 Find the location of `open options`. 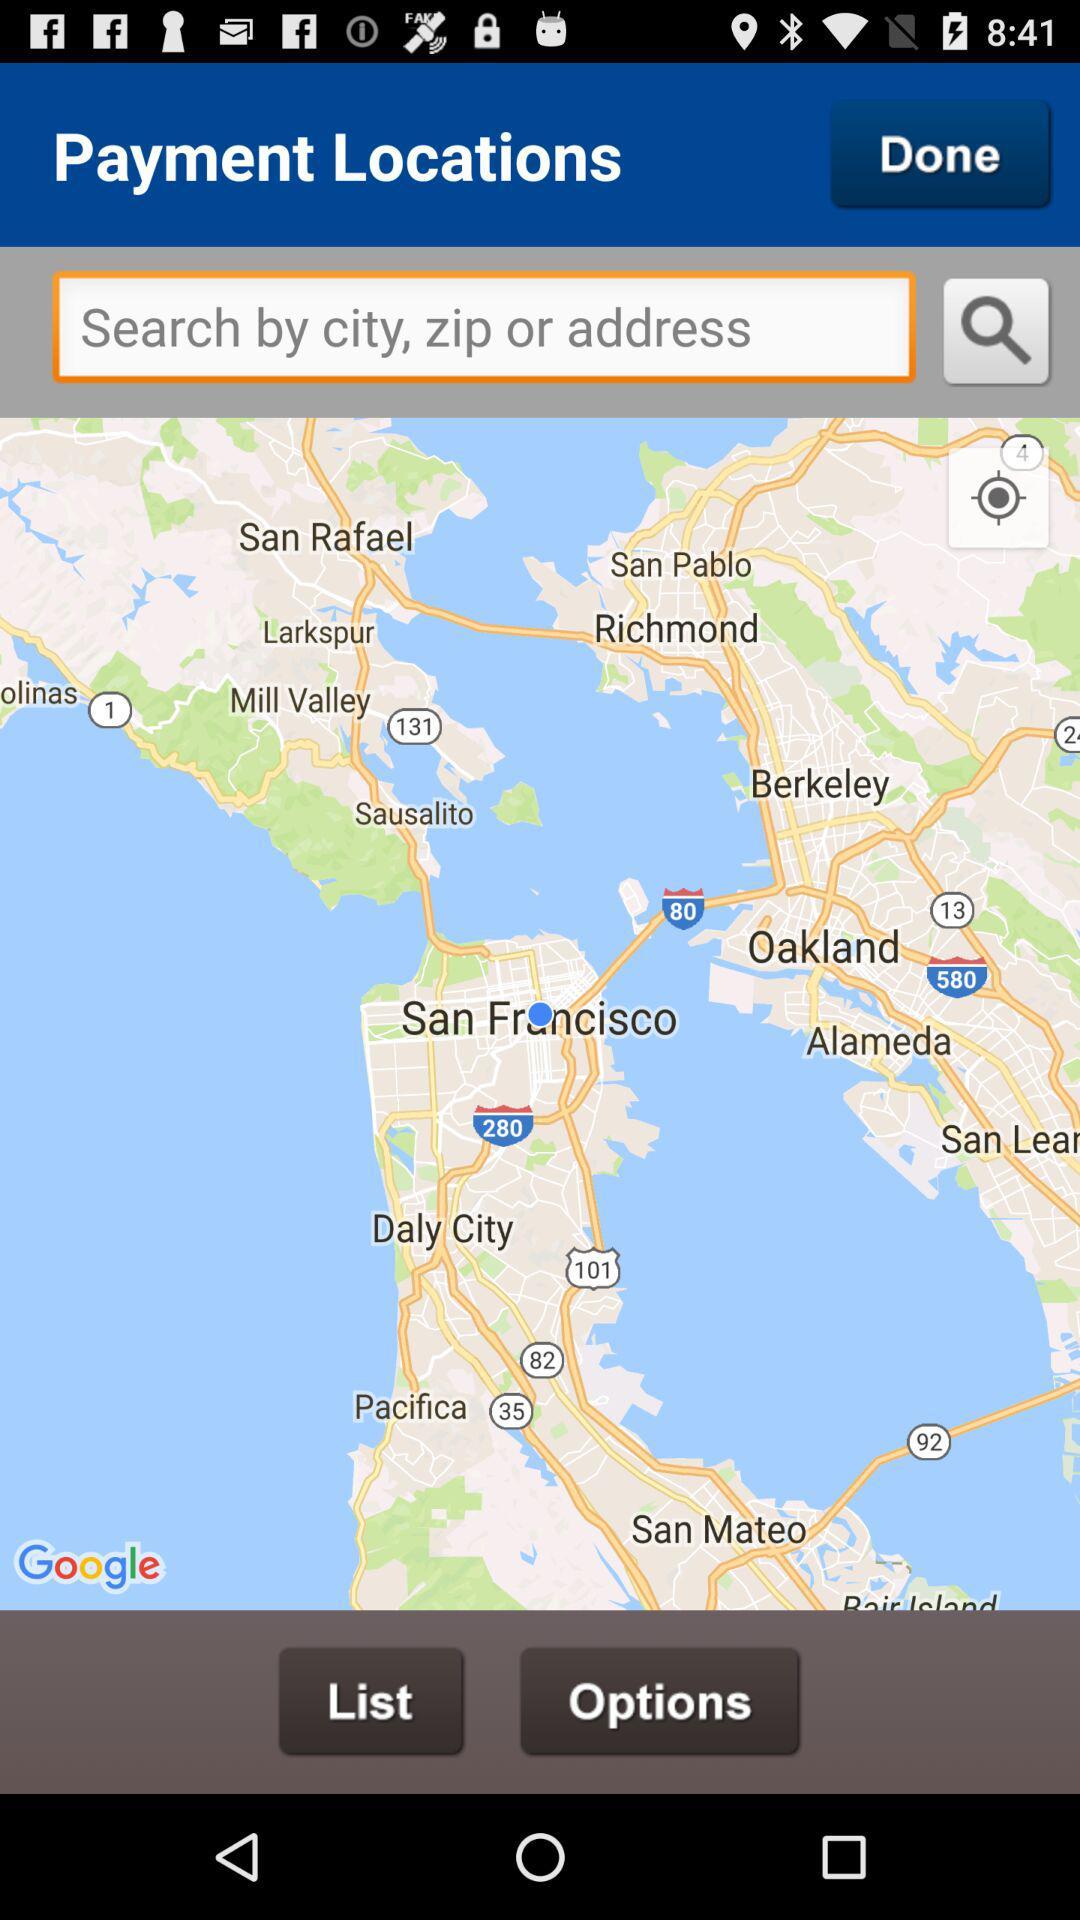

open options is located at coordinates (660, 1701).